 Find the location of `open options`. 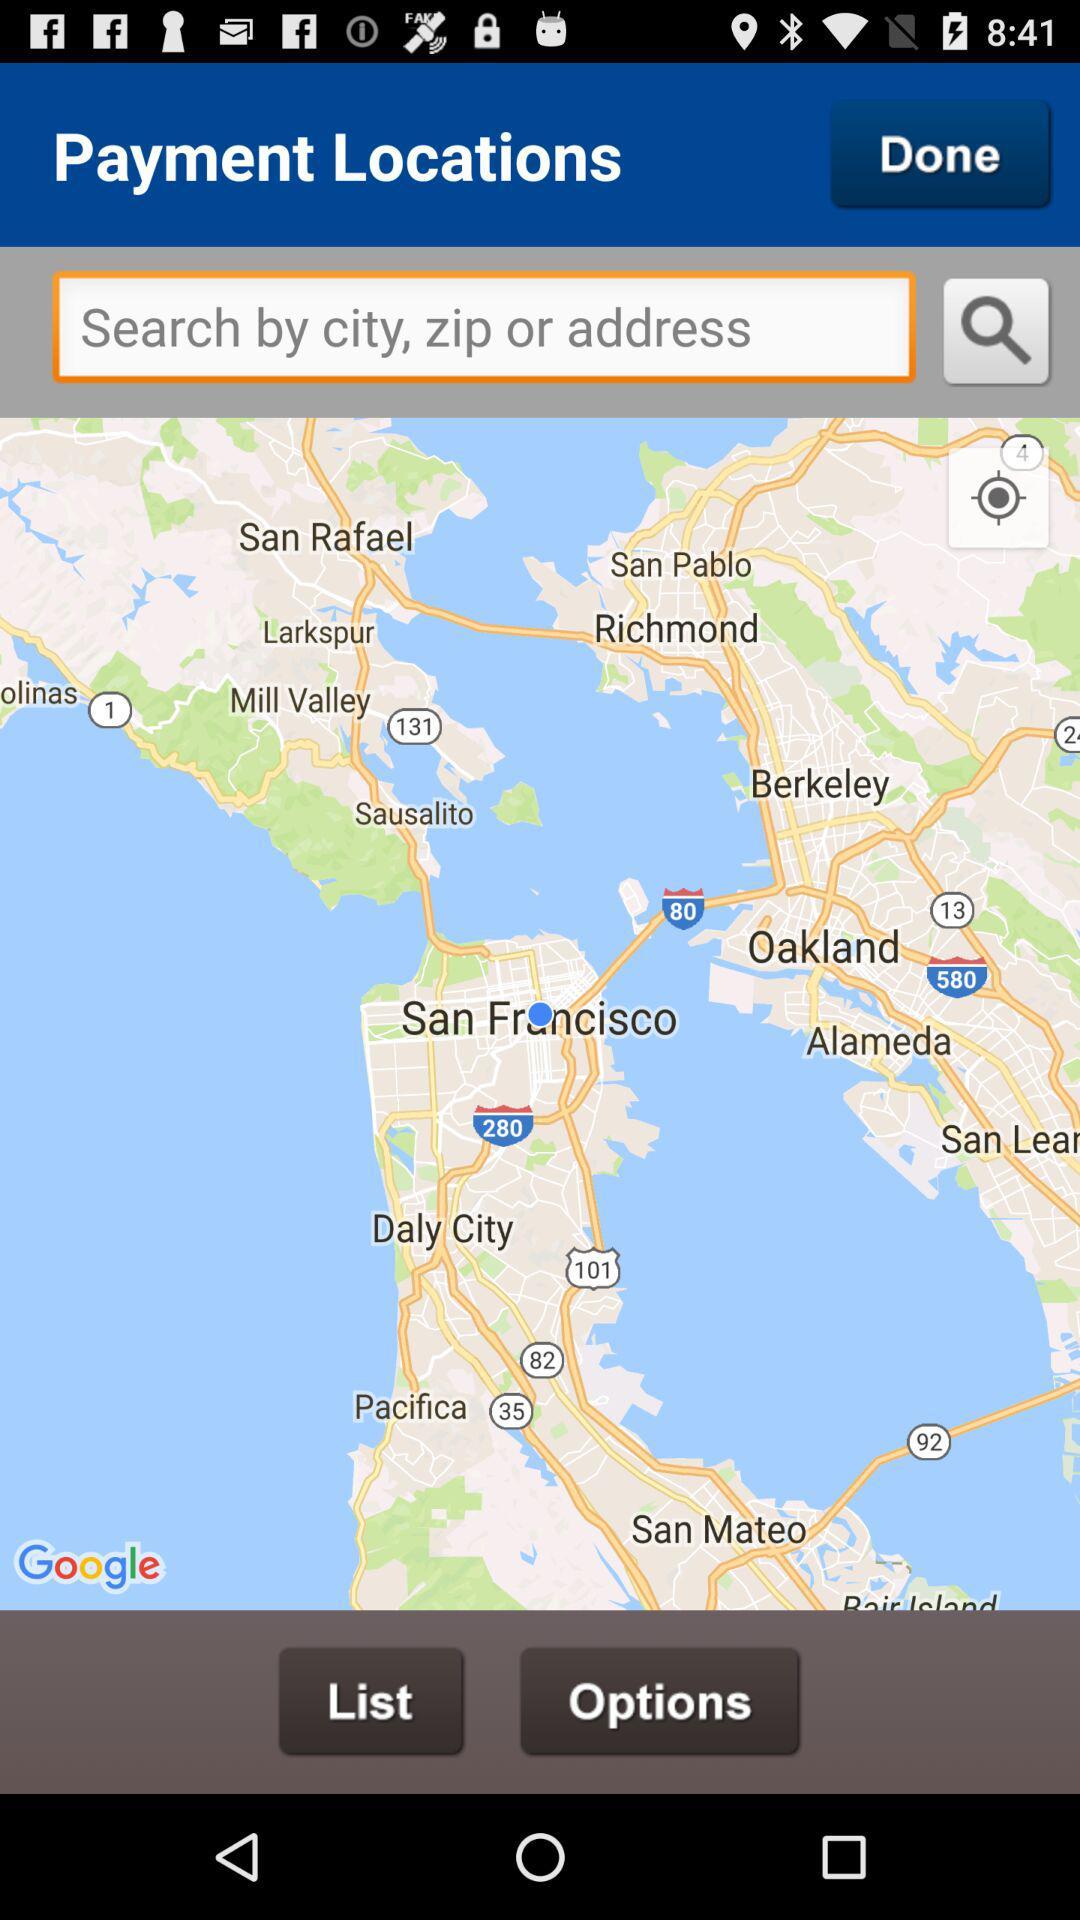

open options is located at coordinates (660, 1701).